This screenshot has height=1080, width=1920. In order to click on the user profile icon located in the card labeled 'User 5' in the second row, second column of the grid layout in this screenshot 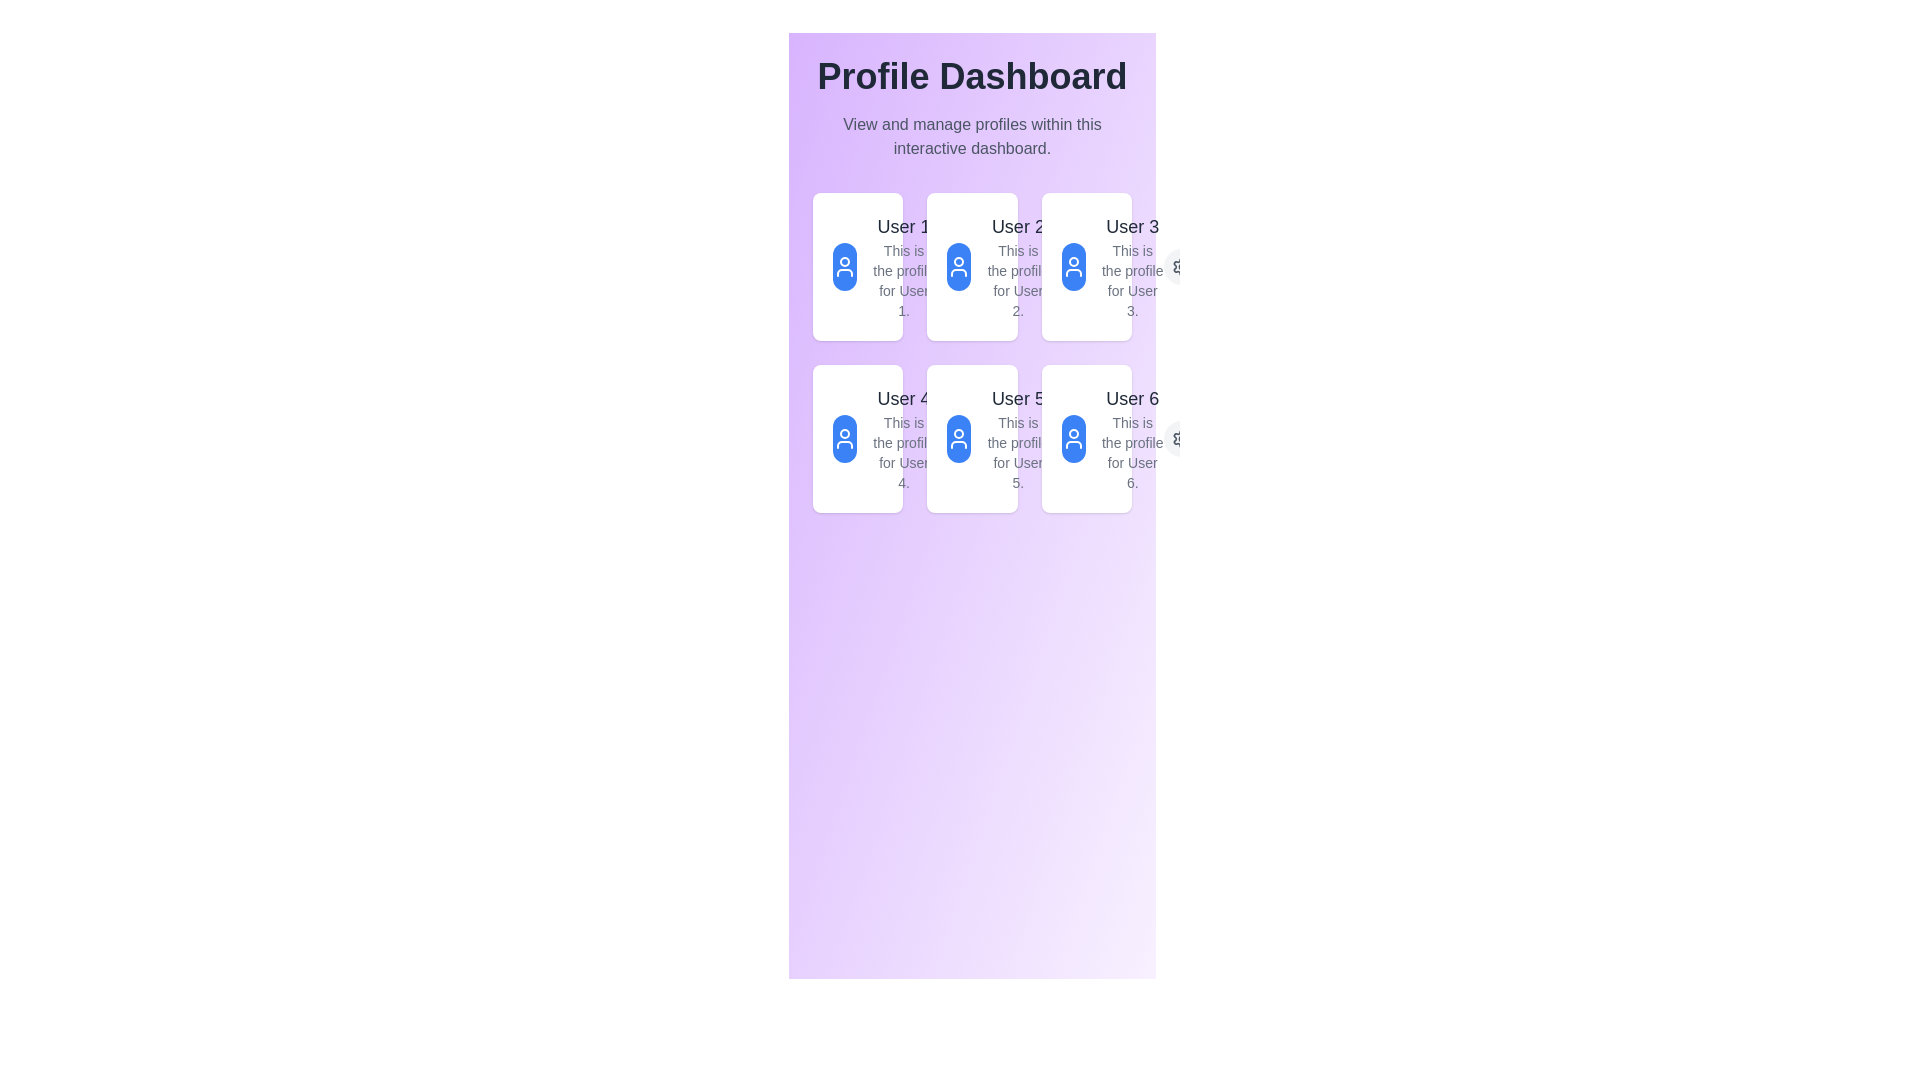, I will do `click(958, 438)`.